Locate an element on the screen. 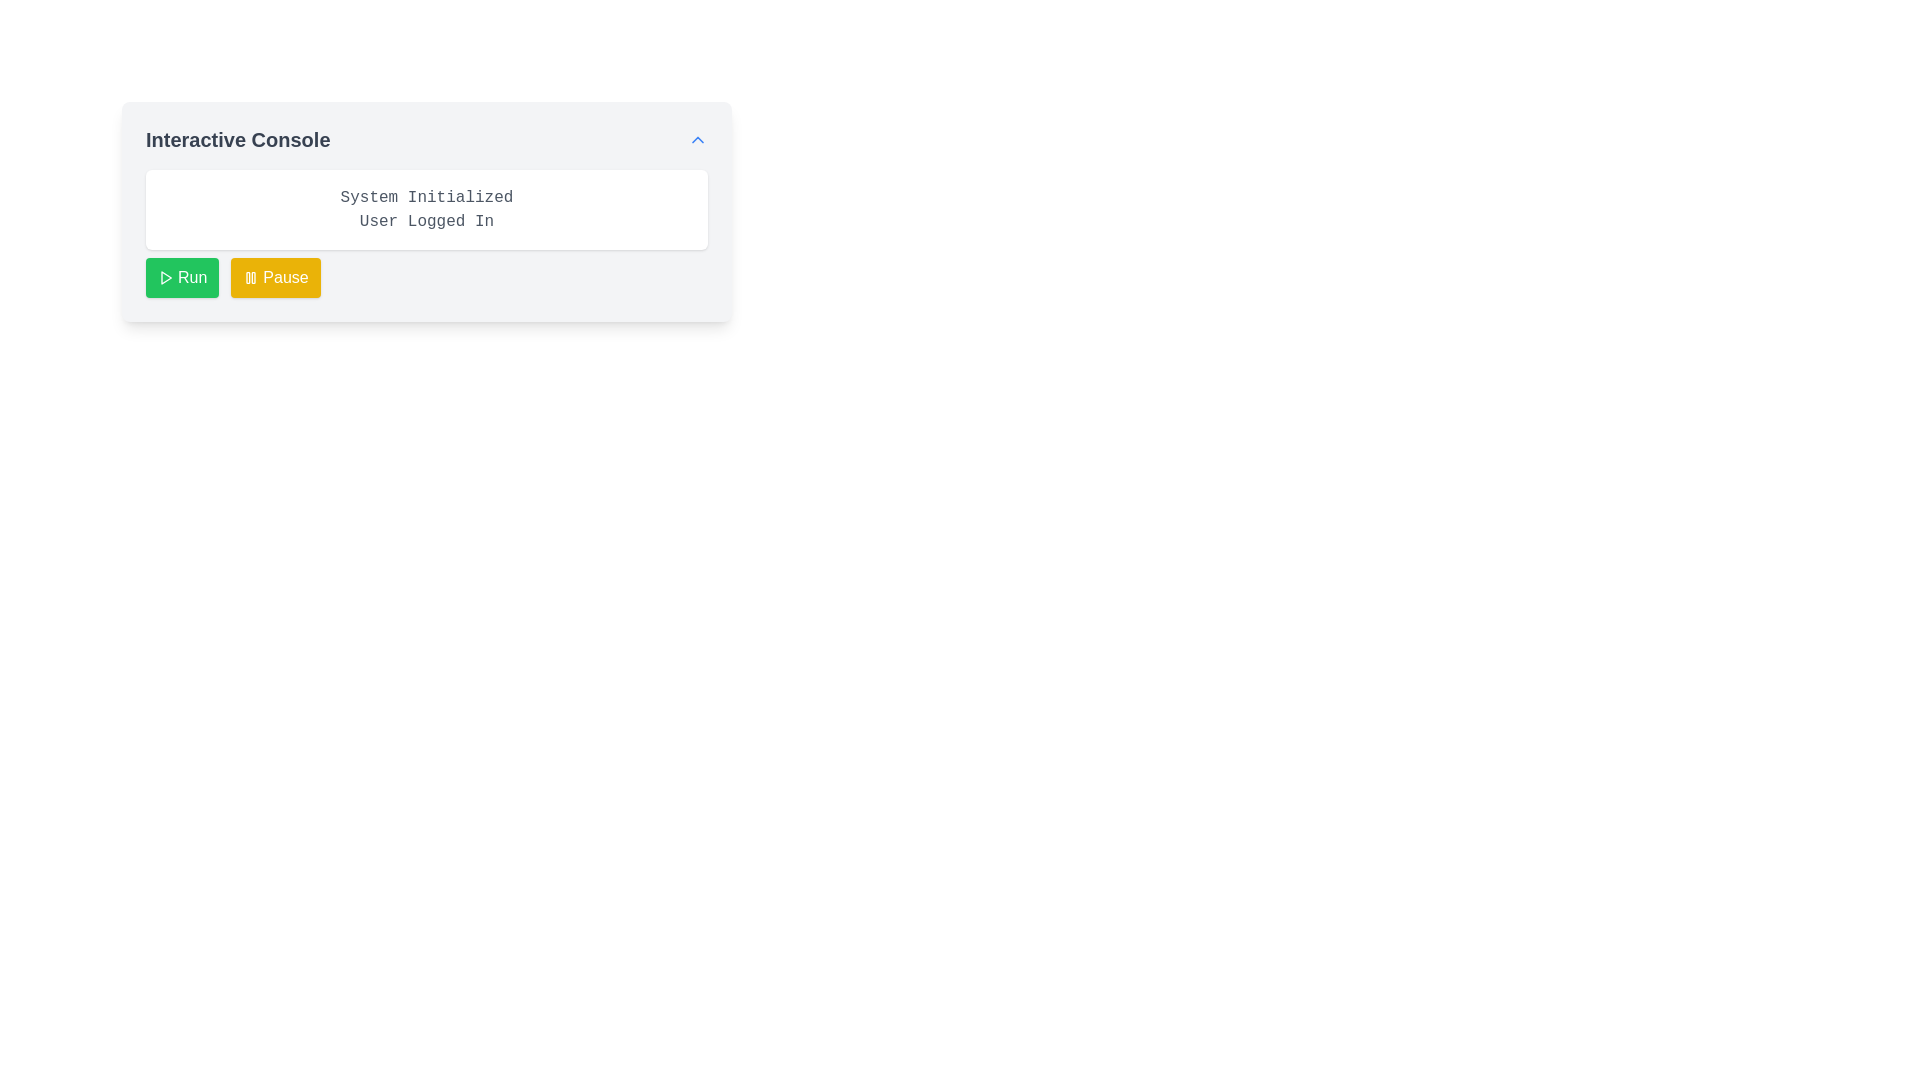  the second rectangle of the pause icon, located below the 'System Initialized' text, to receive visual feedback is located at coordinates (253, 277).